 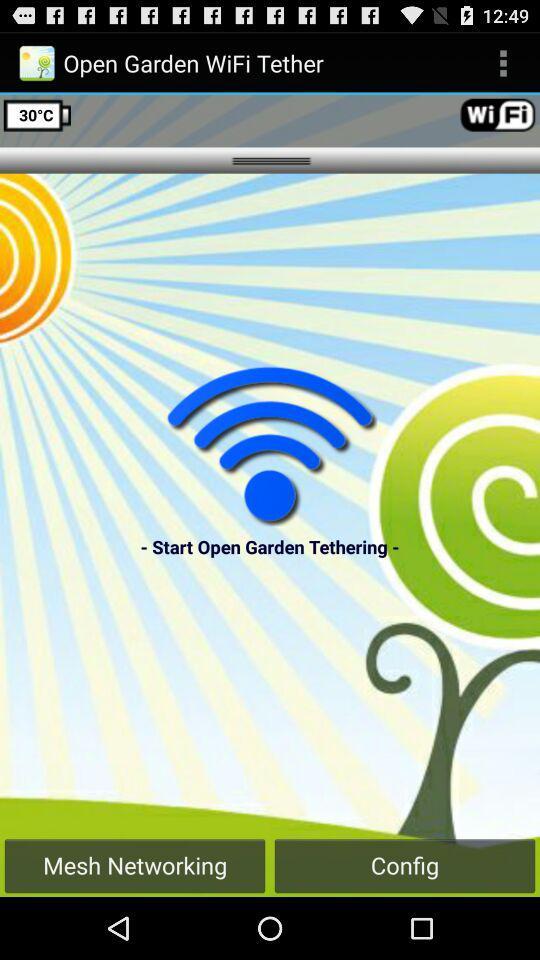 I want to click on start open garden tethering, so click(x=270, y=445).